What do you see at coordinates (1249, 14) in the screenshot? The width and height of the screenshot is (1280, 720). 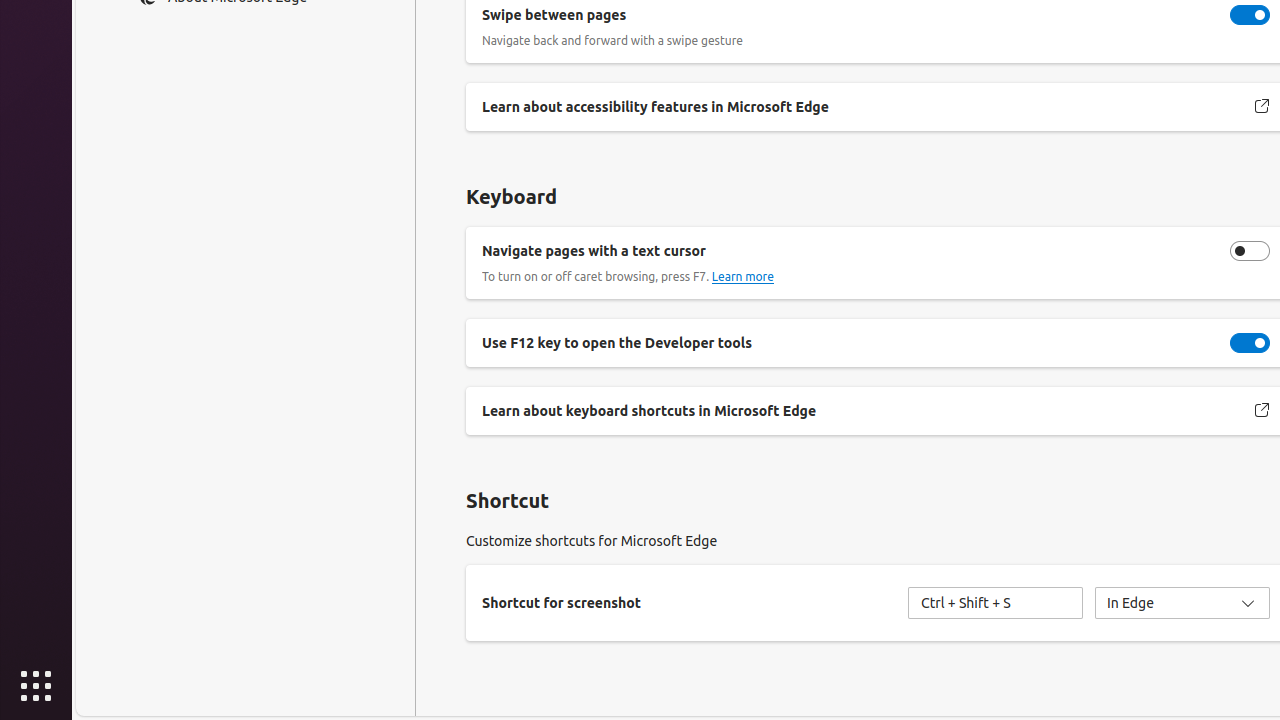 I see `'Navigate back and forward with a swipe gesture'` at bounding box center [1249, 14].